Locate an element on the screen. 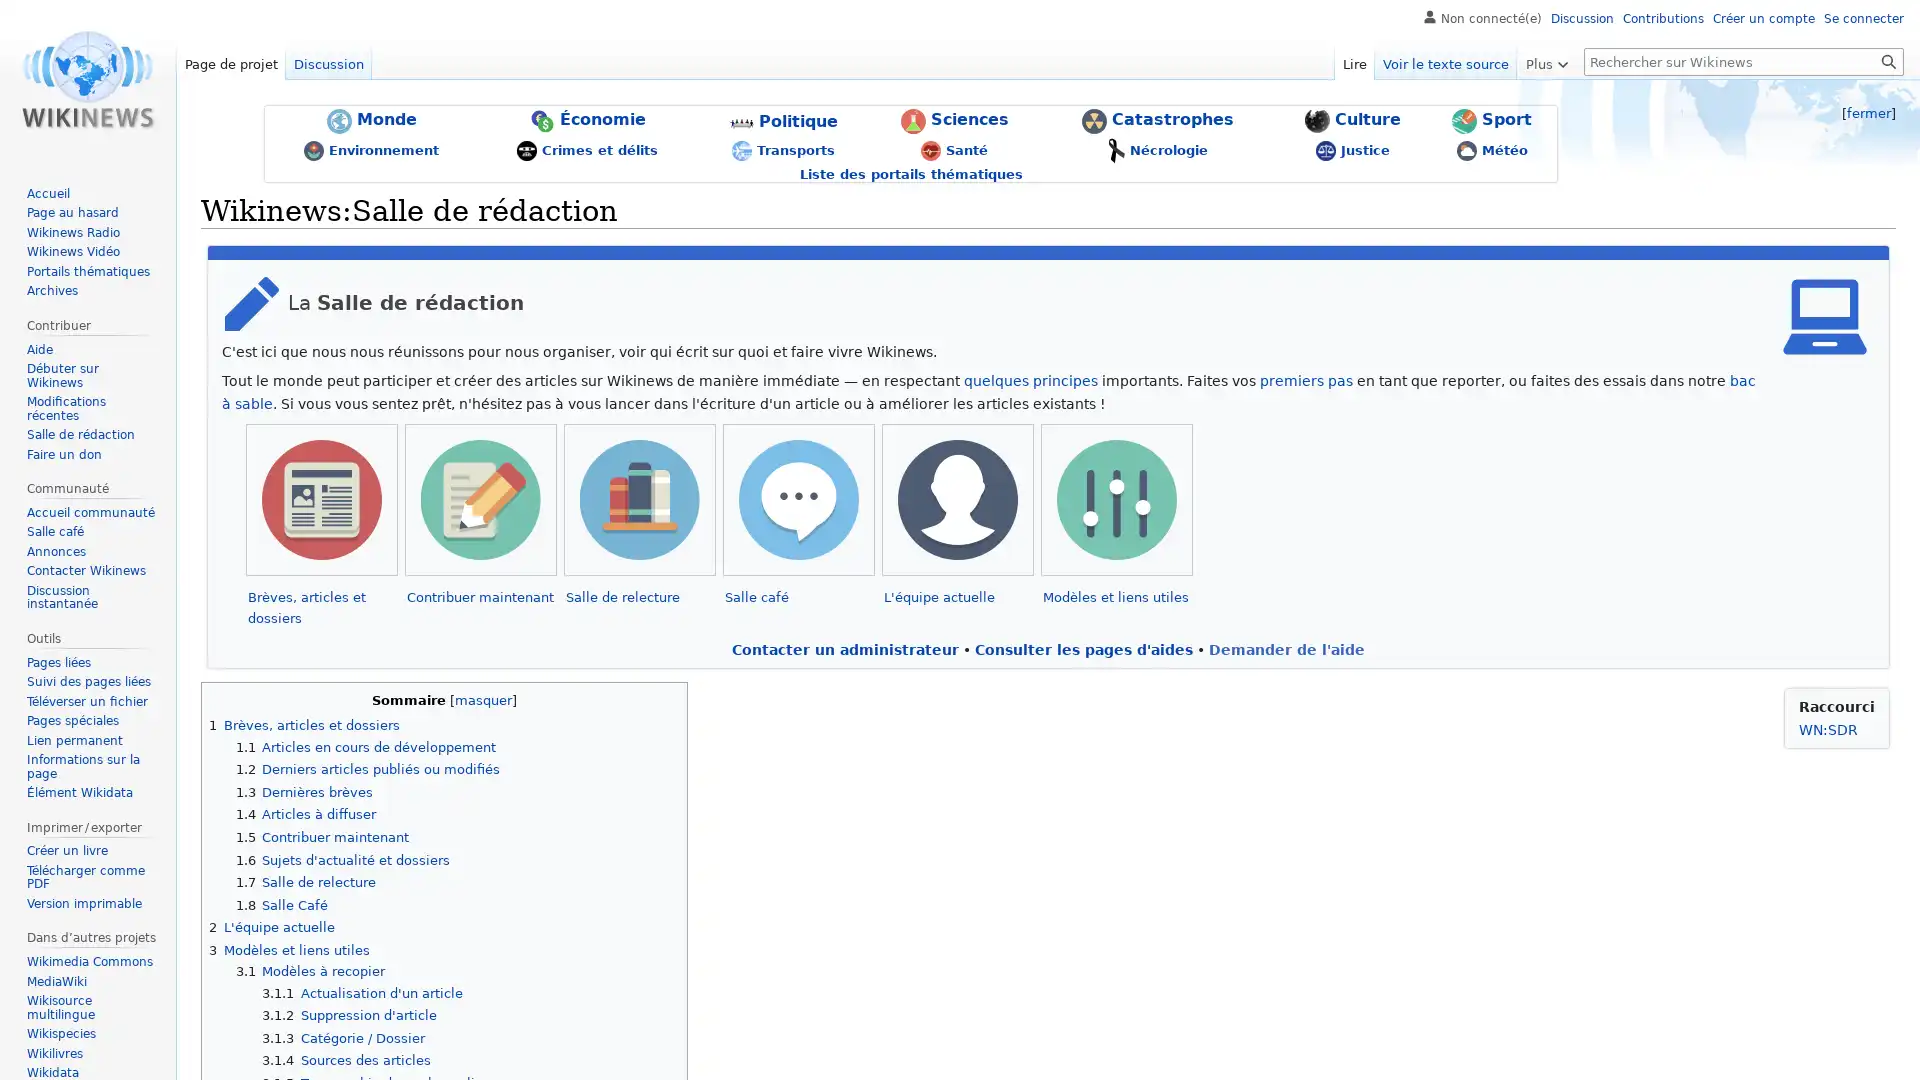 The height and width of the screenshot is (1080, 1920). fermer is located at coordinates (1867, 113).